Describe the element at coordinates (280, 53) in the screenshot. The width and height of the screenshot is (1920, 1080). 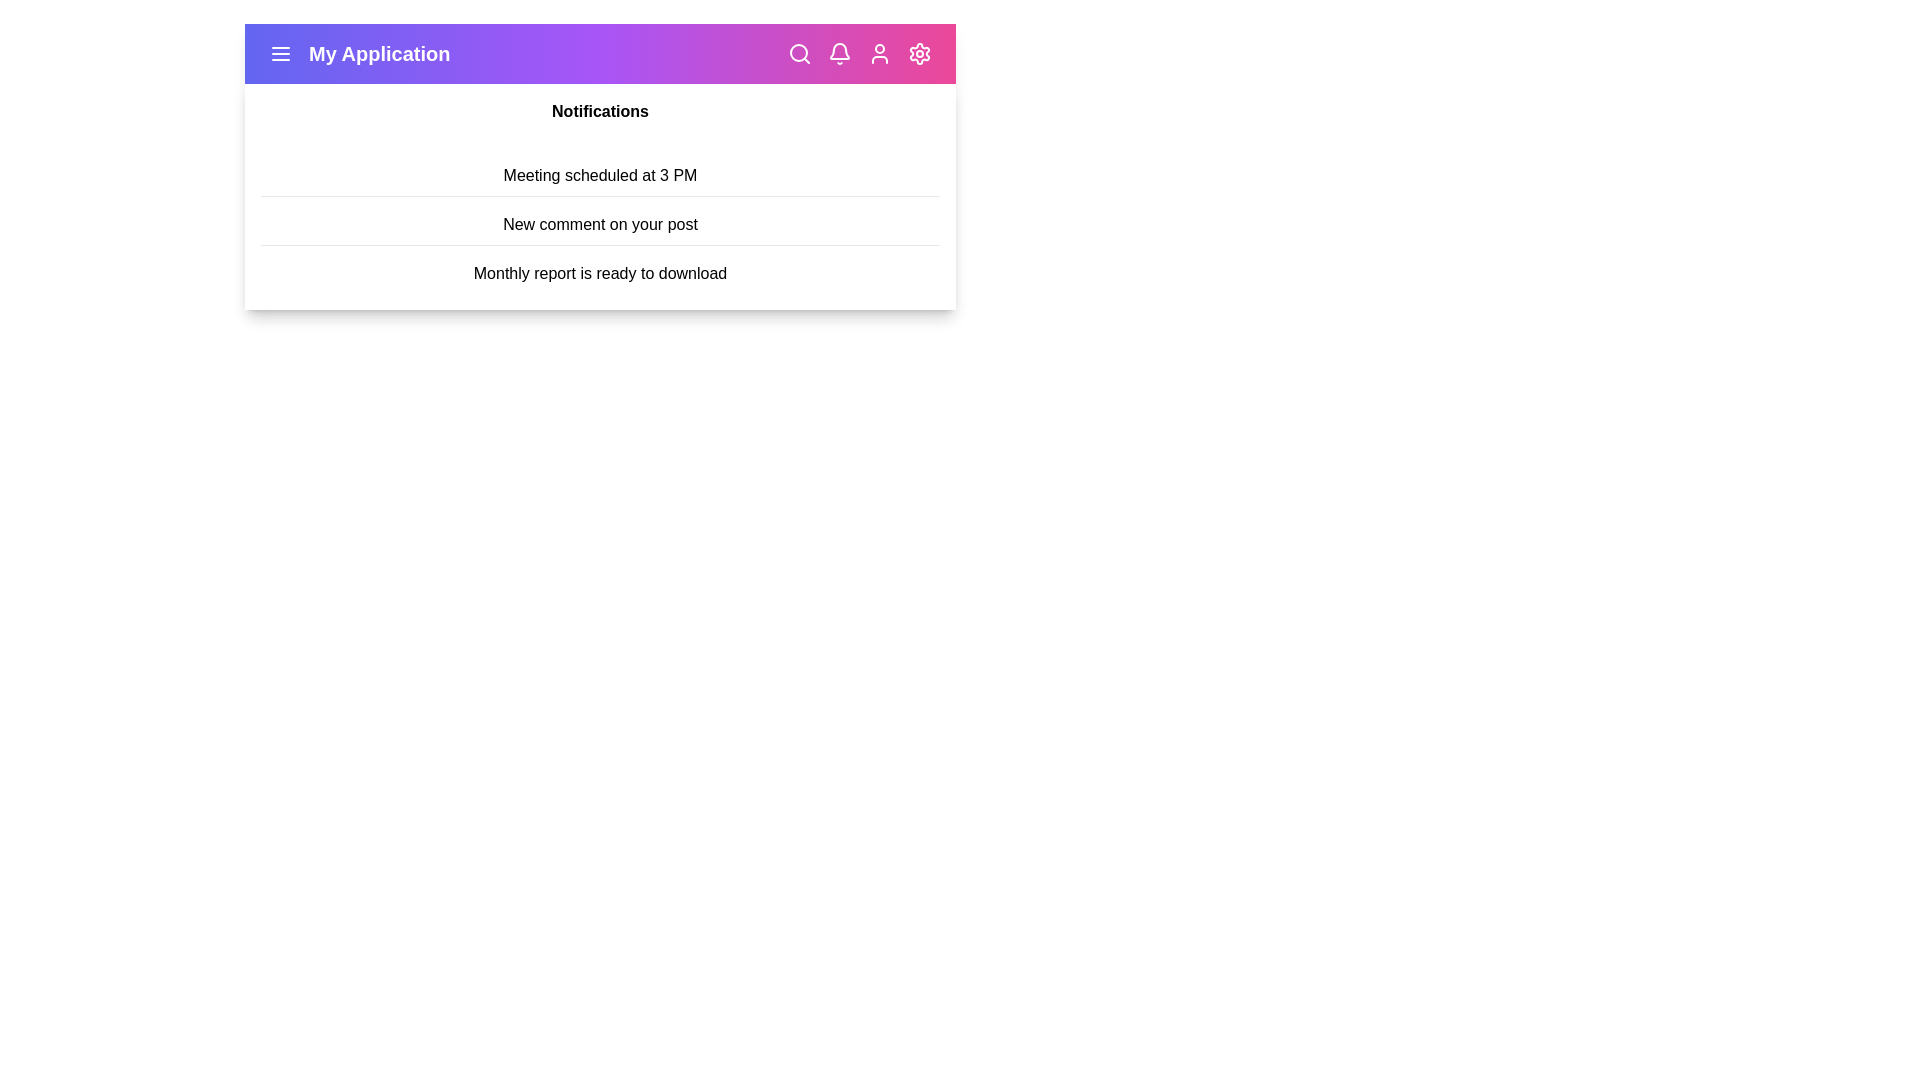
I see `the menu icon to expand the menu` at that location.